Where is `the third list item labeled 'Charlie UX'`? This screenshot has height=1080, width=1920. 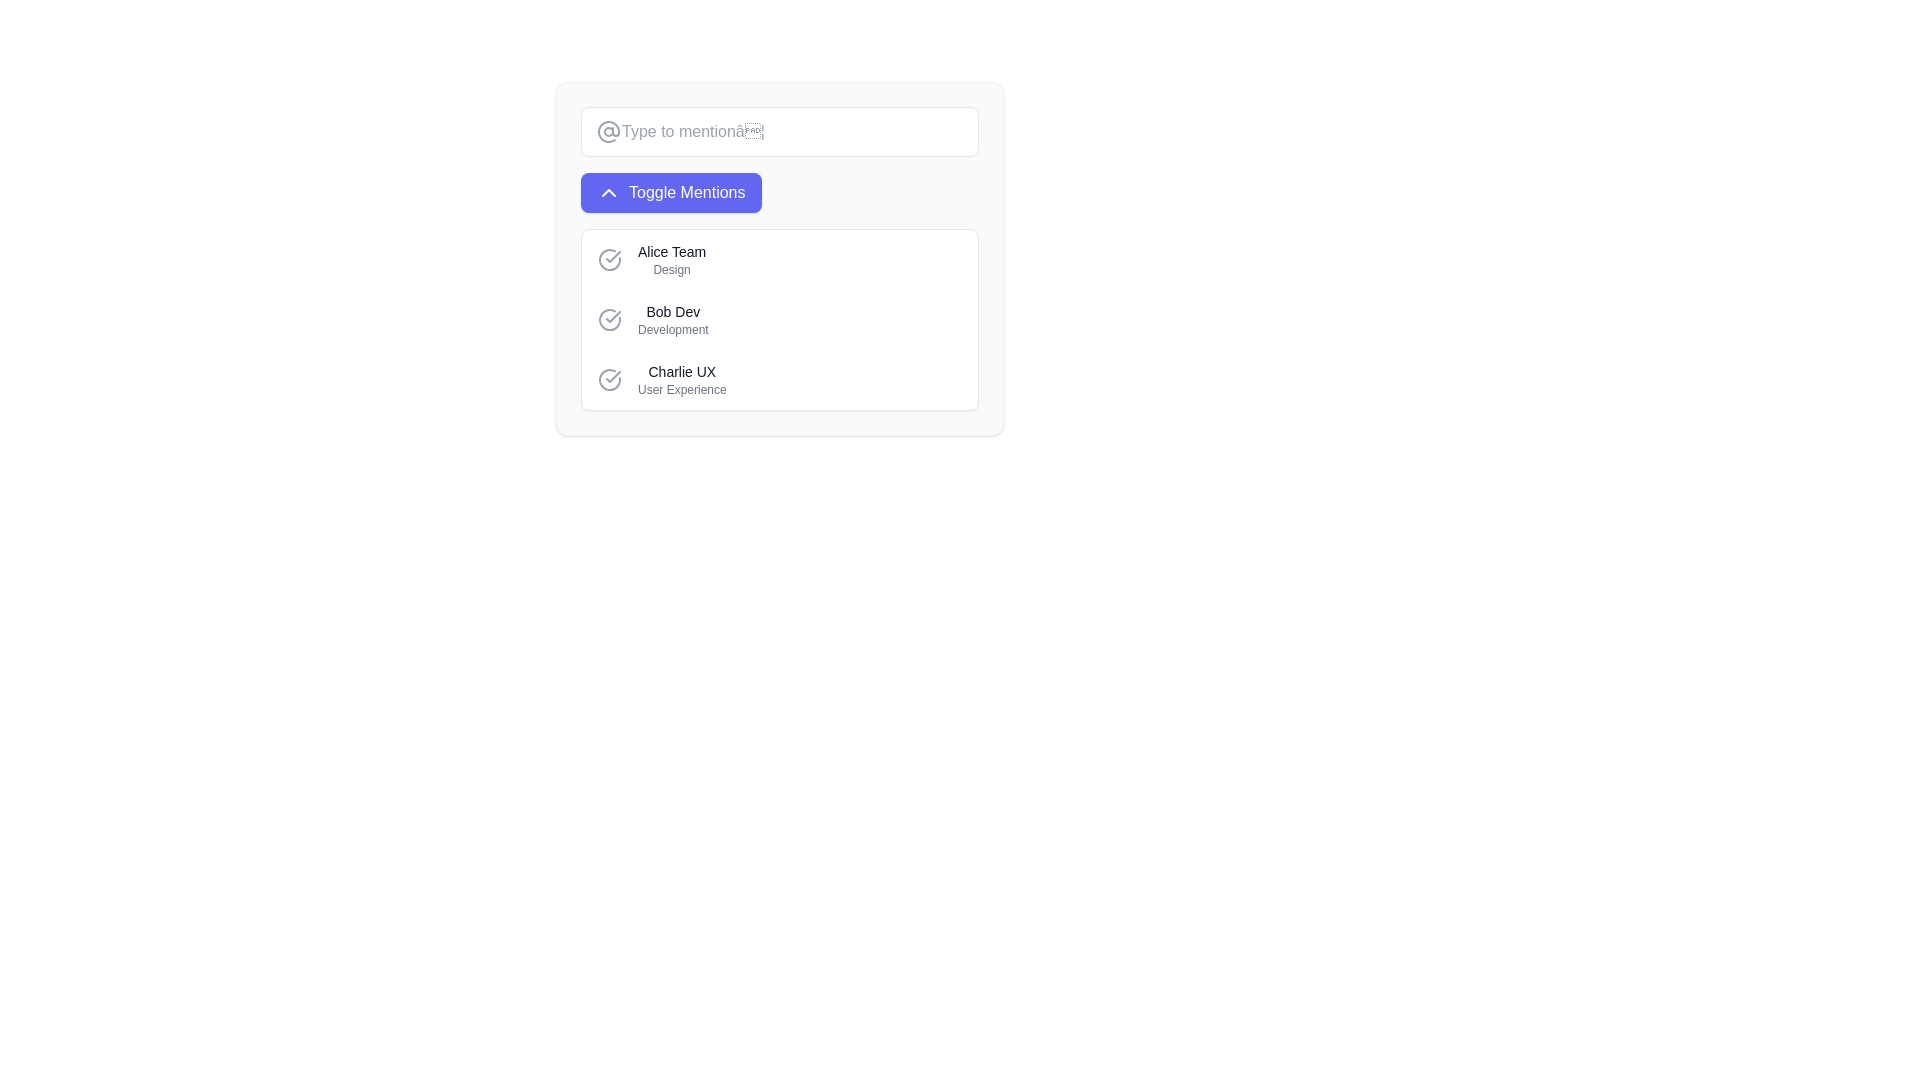
the third list item labeled 'Charlie UX' is located at coordinates (778, 380).